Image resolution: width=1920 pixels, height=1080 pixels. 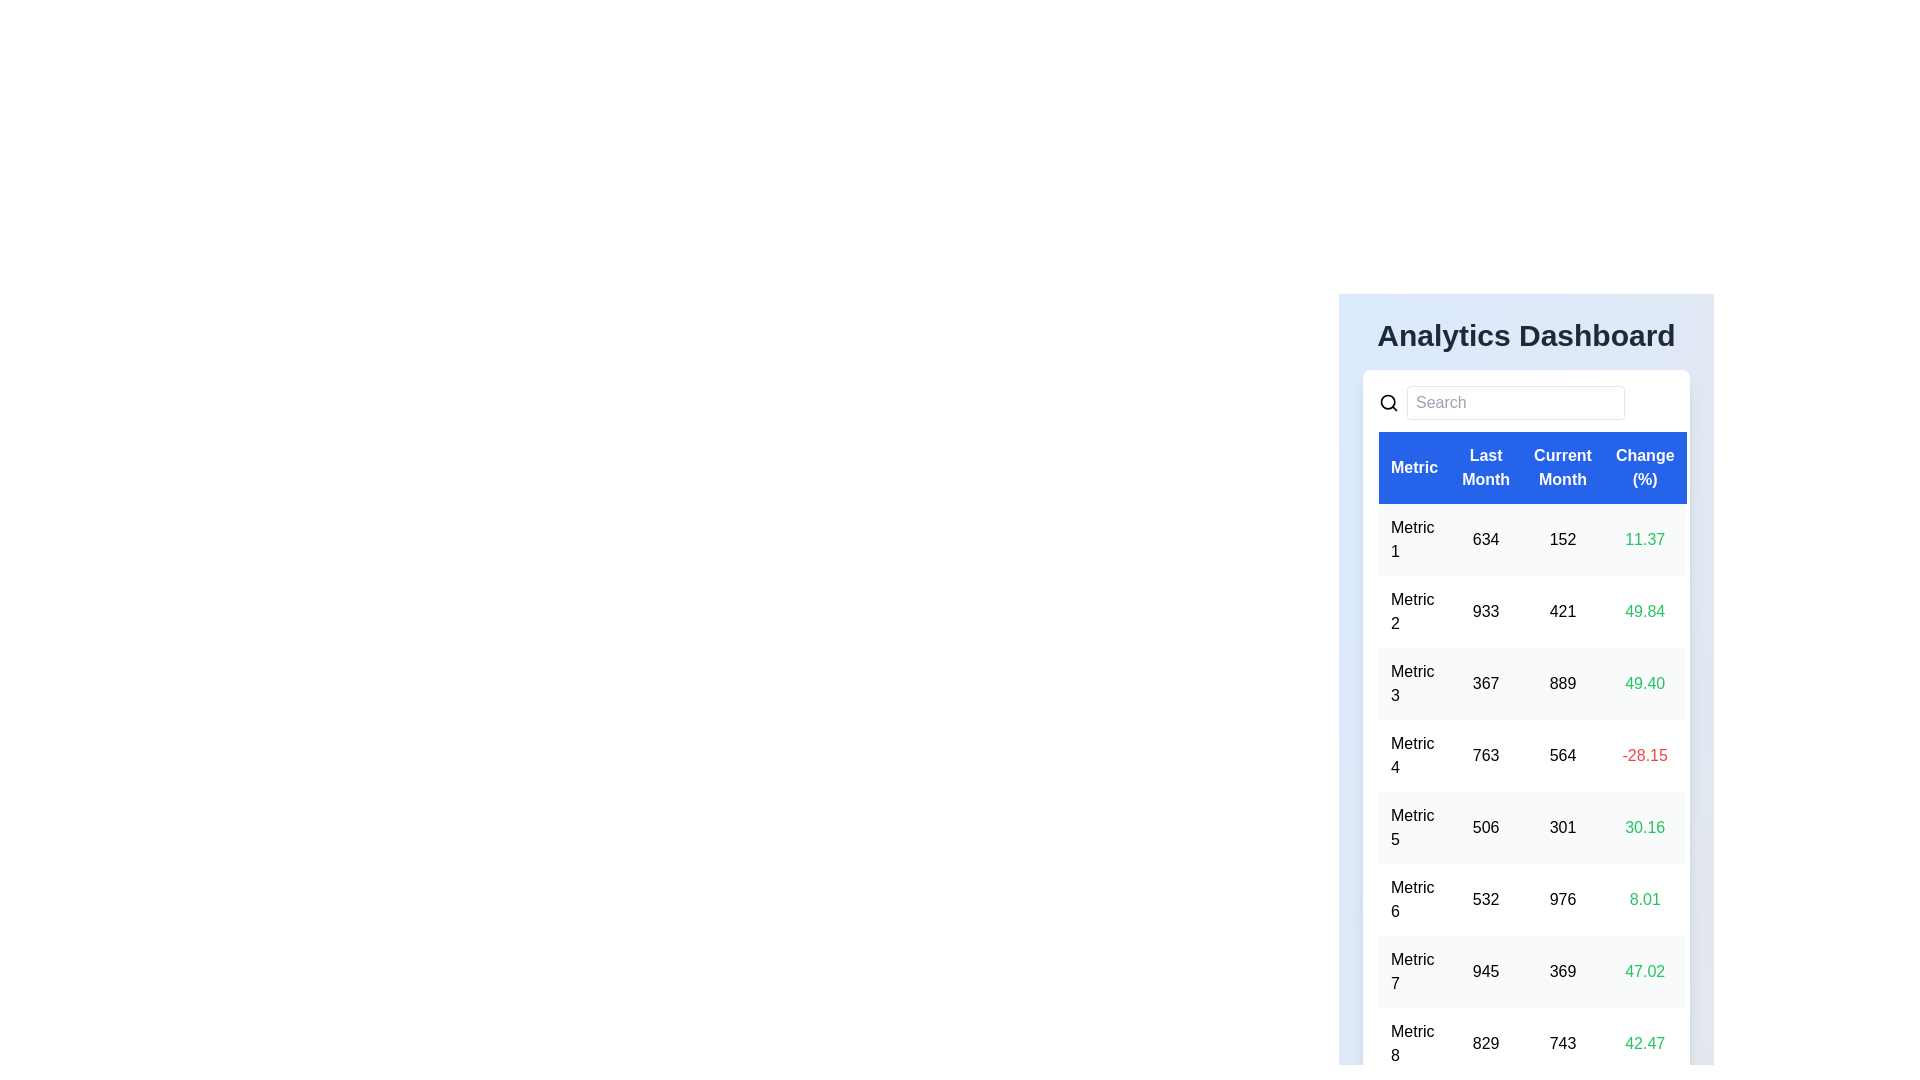 What do you see at coordinates (1645, 467) in the screenshot?
I see `the table header labeled 'Change (%)' to sort the data by that column` at bounding box center [1645, 467].